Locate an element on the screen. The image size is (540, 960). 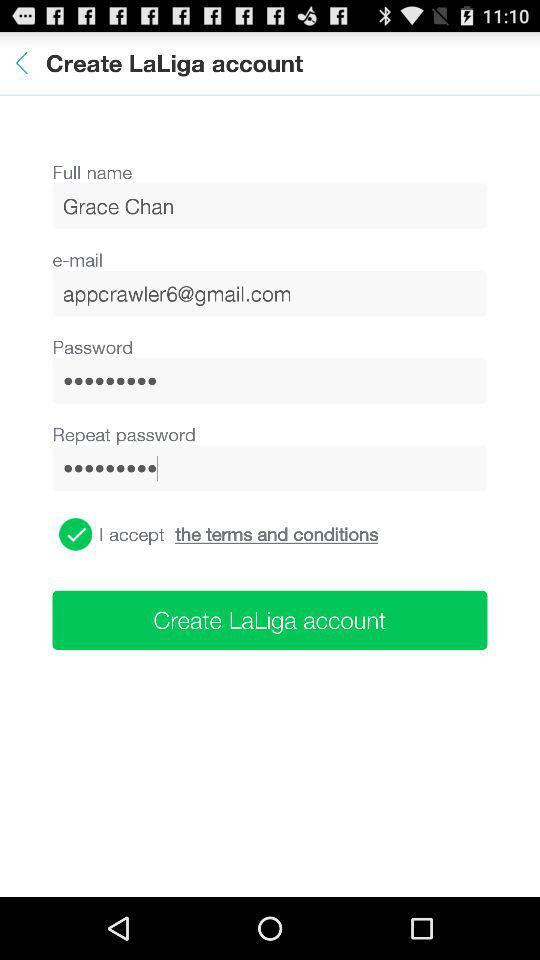
this button agrees the terms and conditions is located at coordinates (74, 533).